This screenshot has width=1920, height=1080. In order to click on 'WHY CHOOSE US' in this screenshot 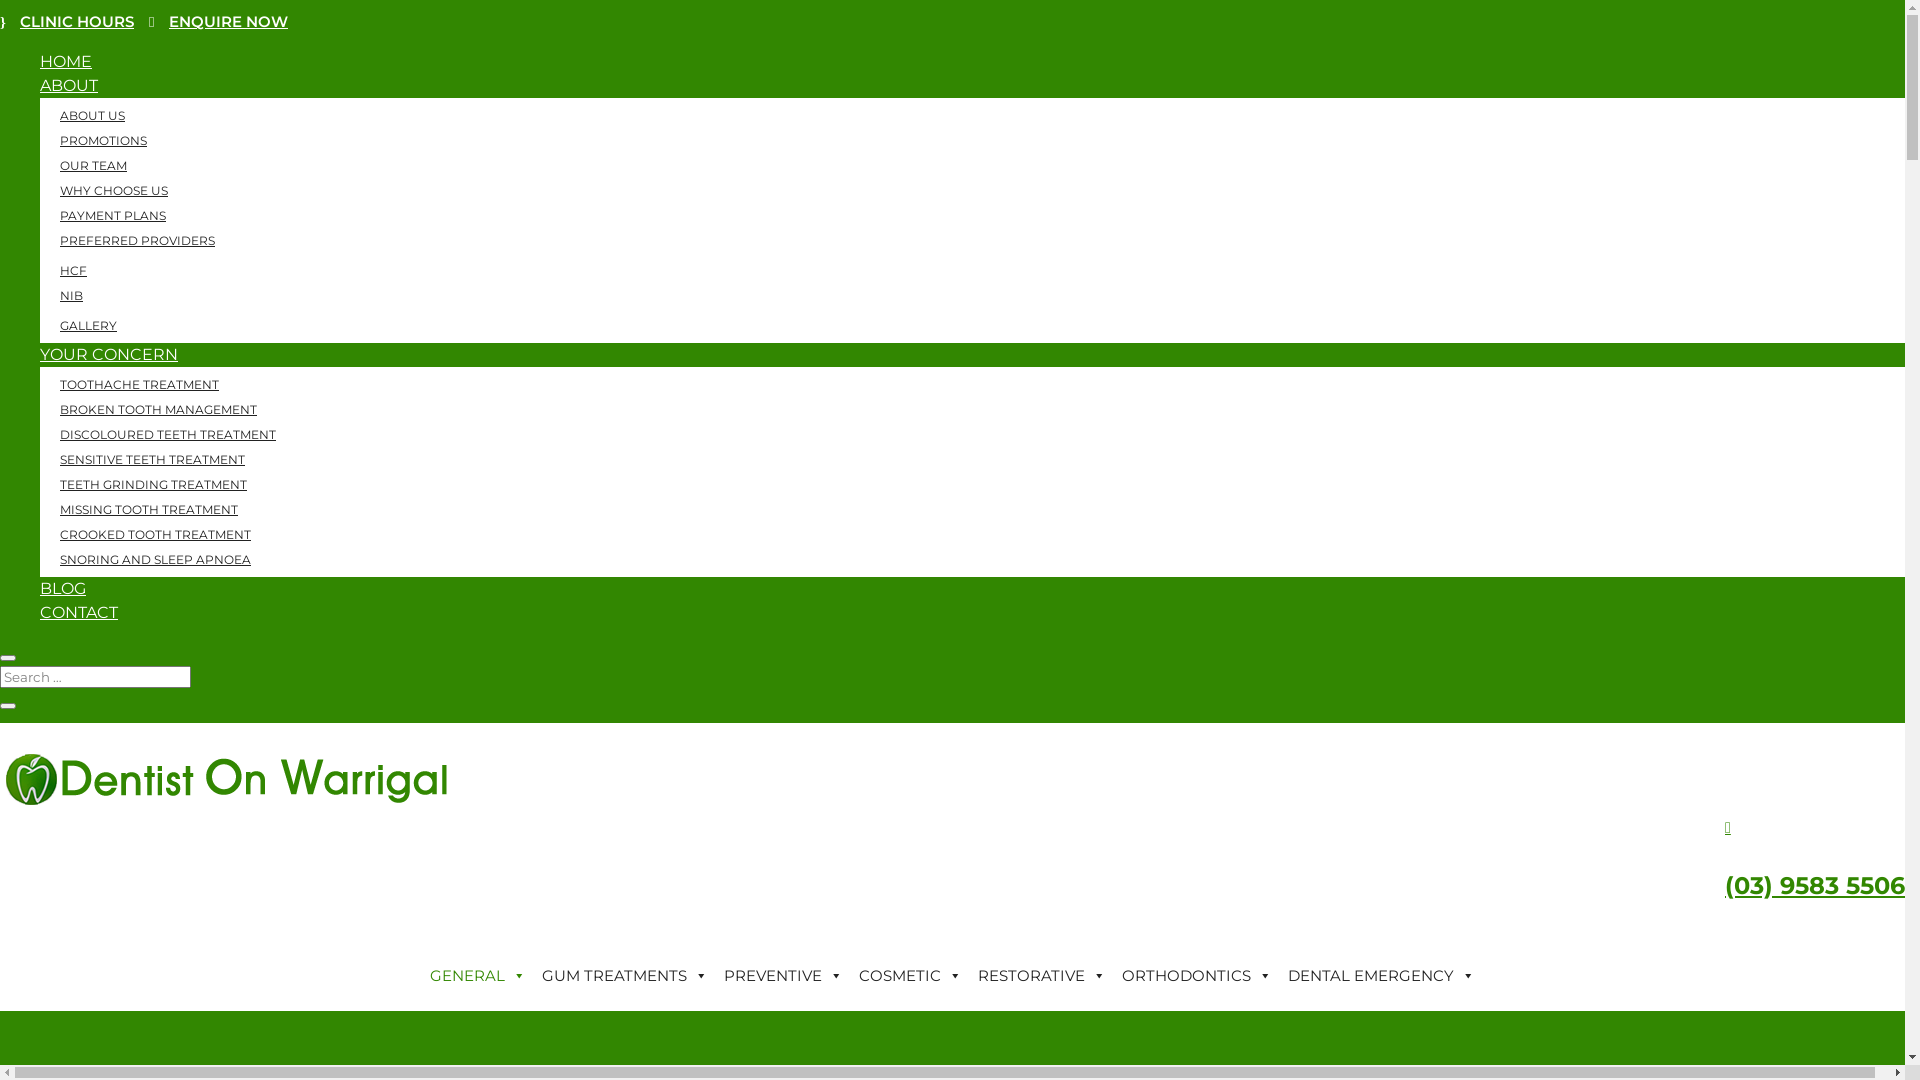, I will do `click(113, 190)`.